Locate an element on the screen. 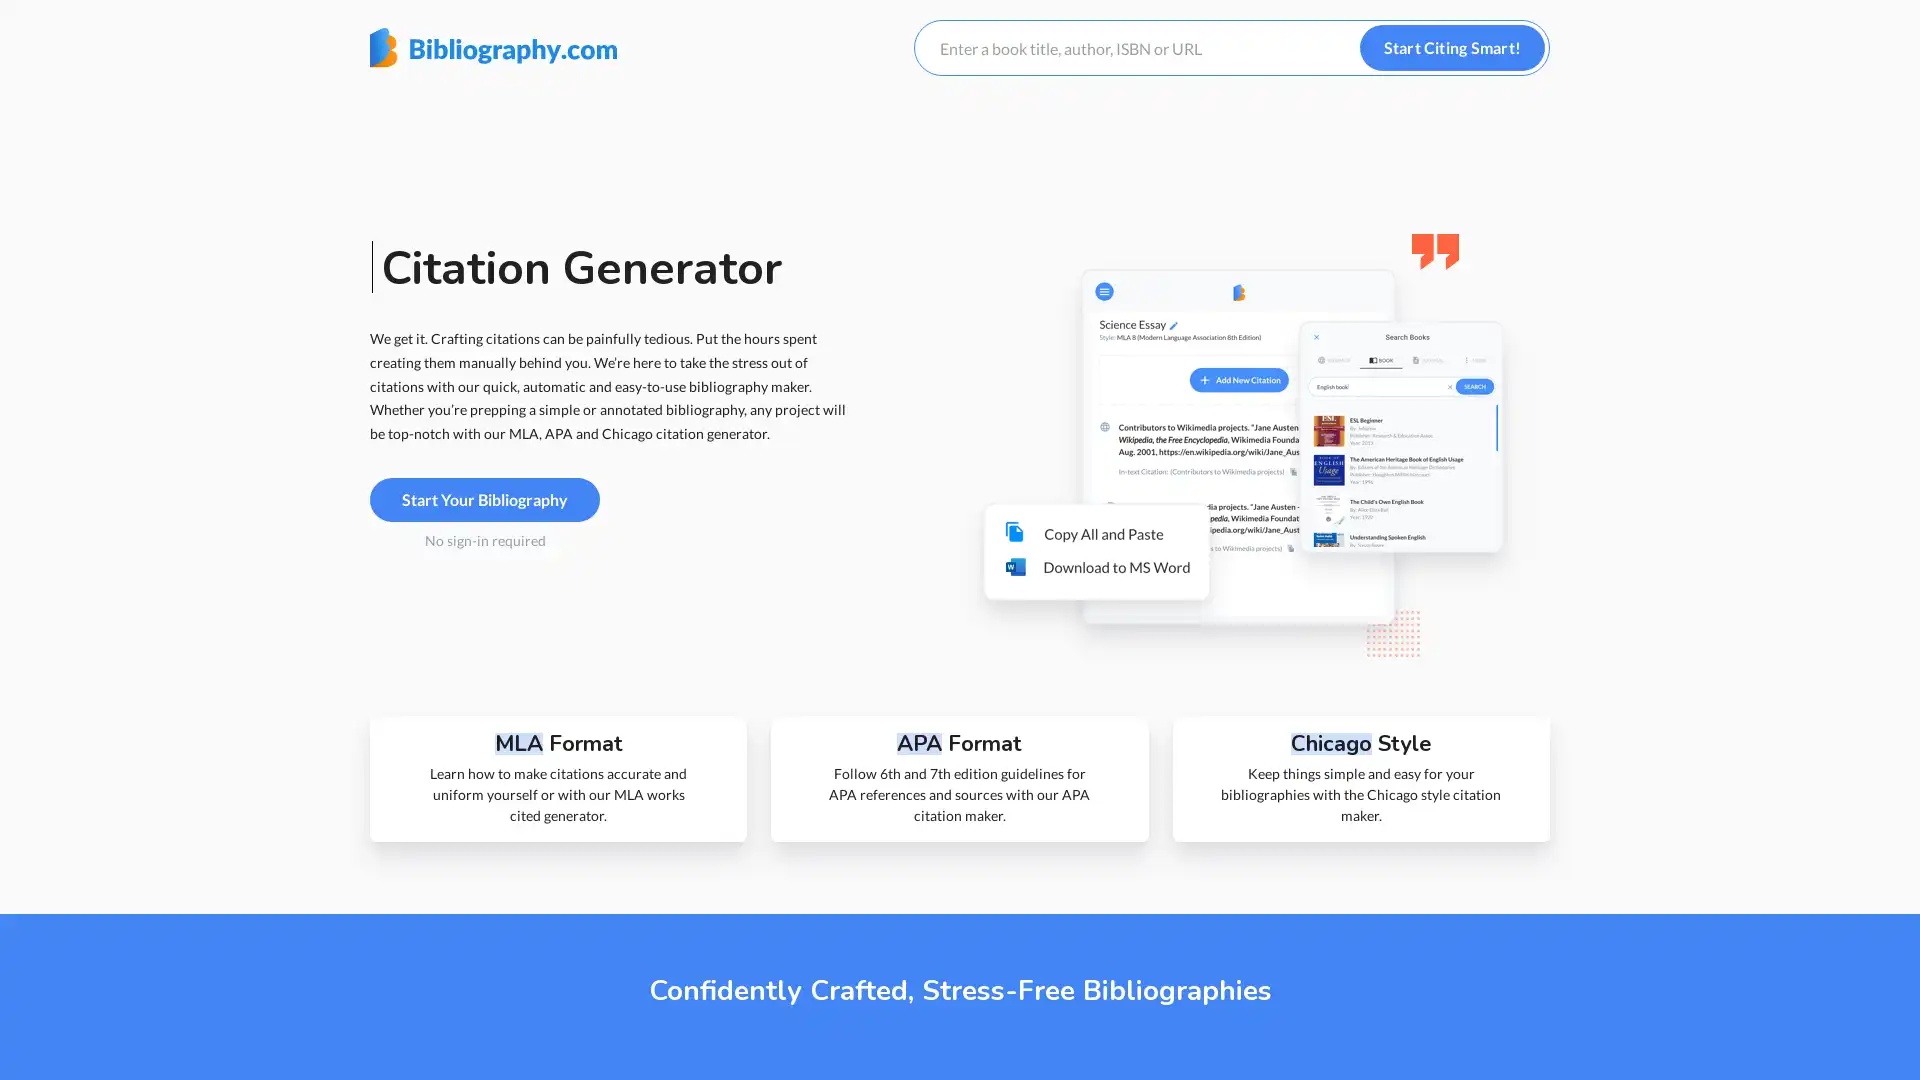 Image resolution: width=1920 pixels, height=1080 pixels. Customize Settings is located at coordinates (1580, 1002).